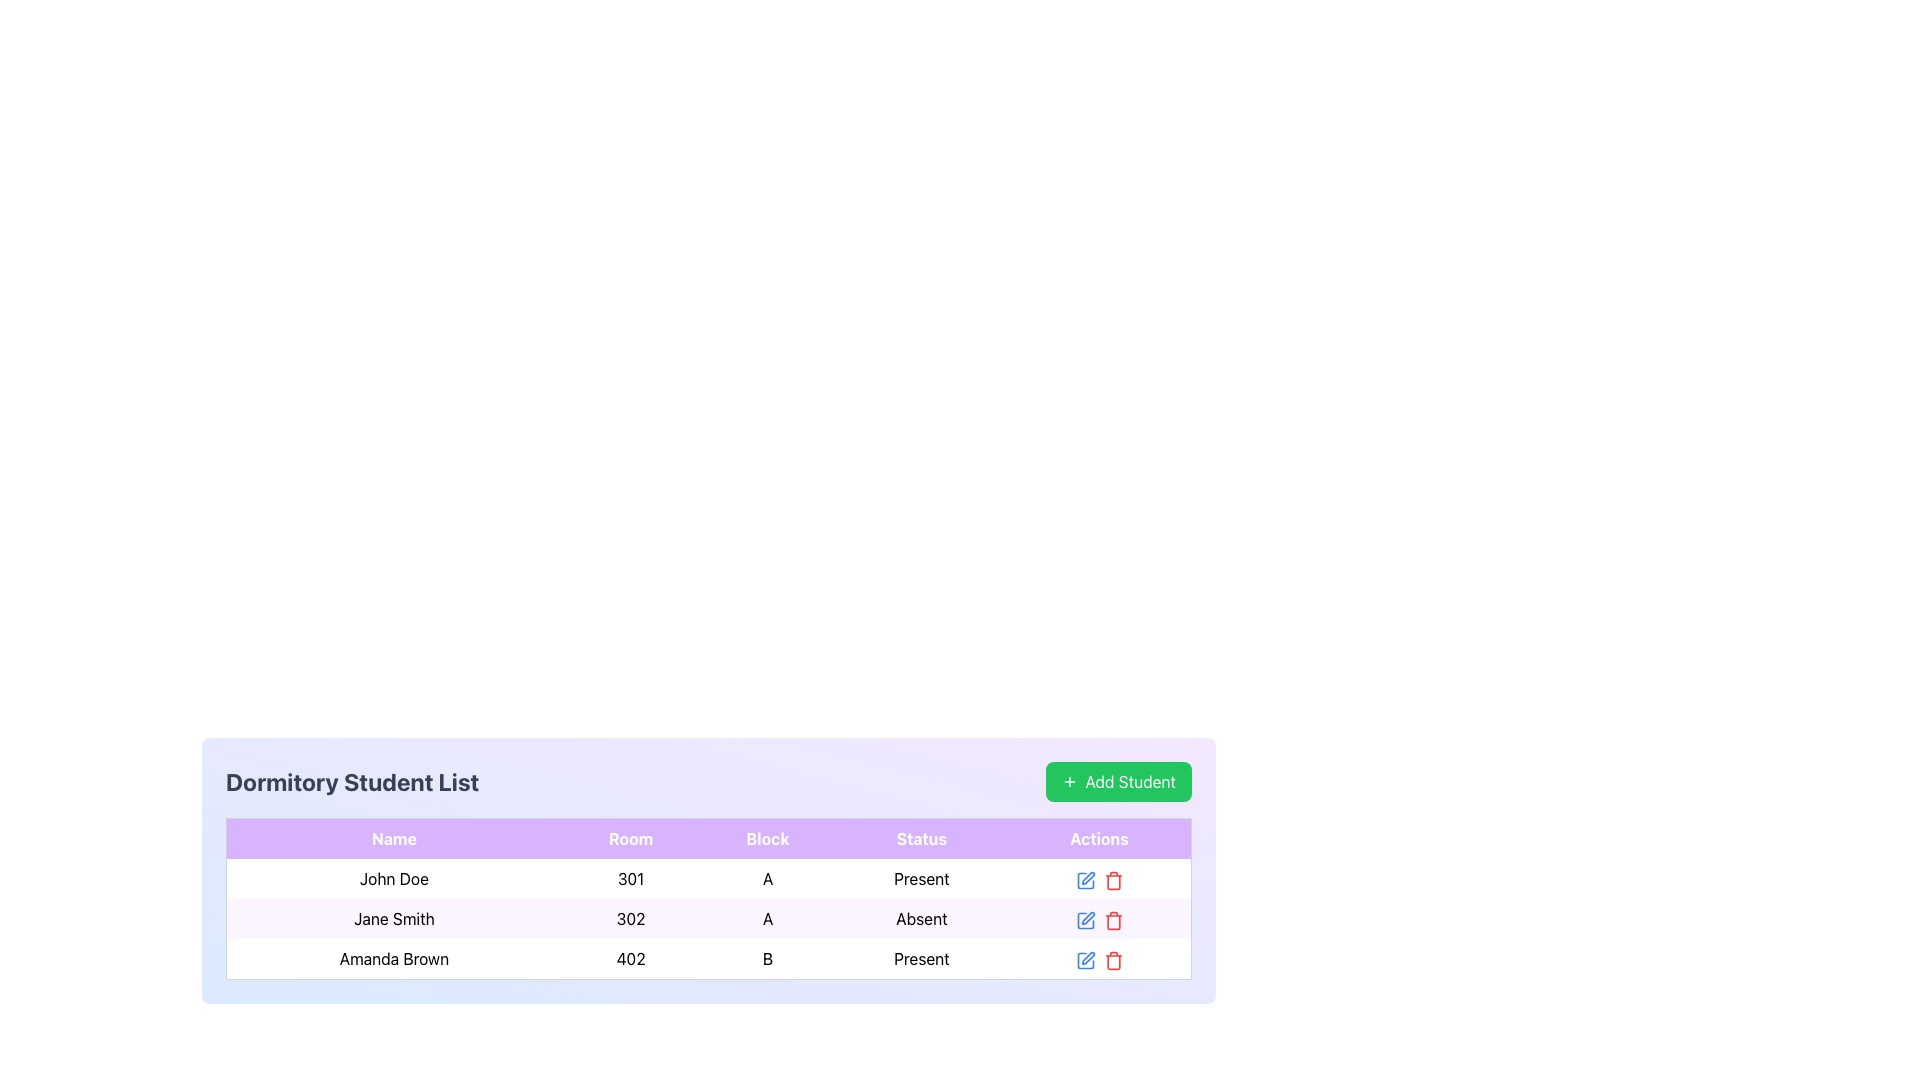 This screenshot has height=1080, width=1920. I want to click on the 'Edit' icon button located in the 'Actions' column of the last row for Amanda Brown, so click(1084, 959).